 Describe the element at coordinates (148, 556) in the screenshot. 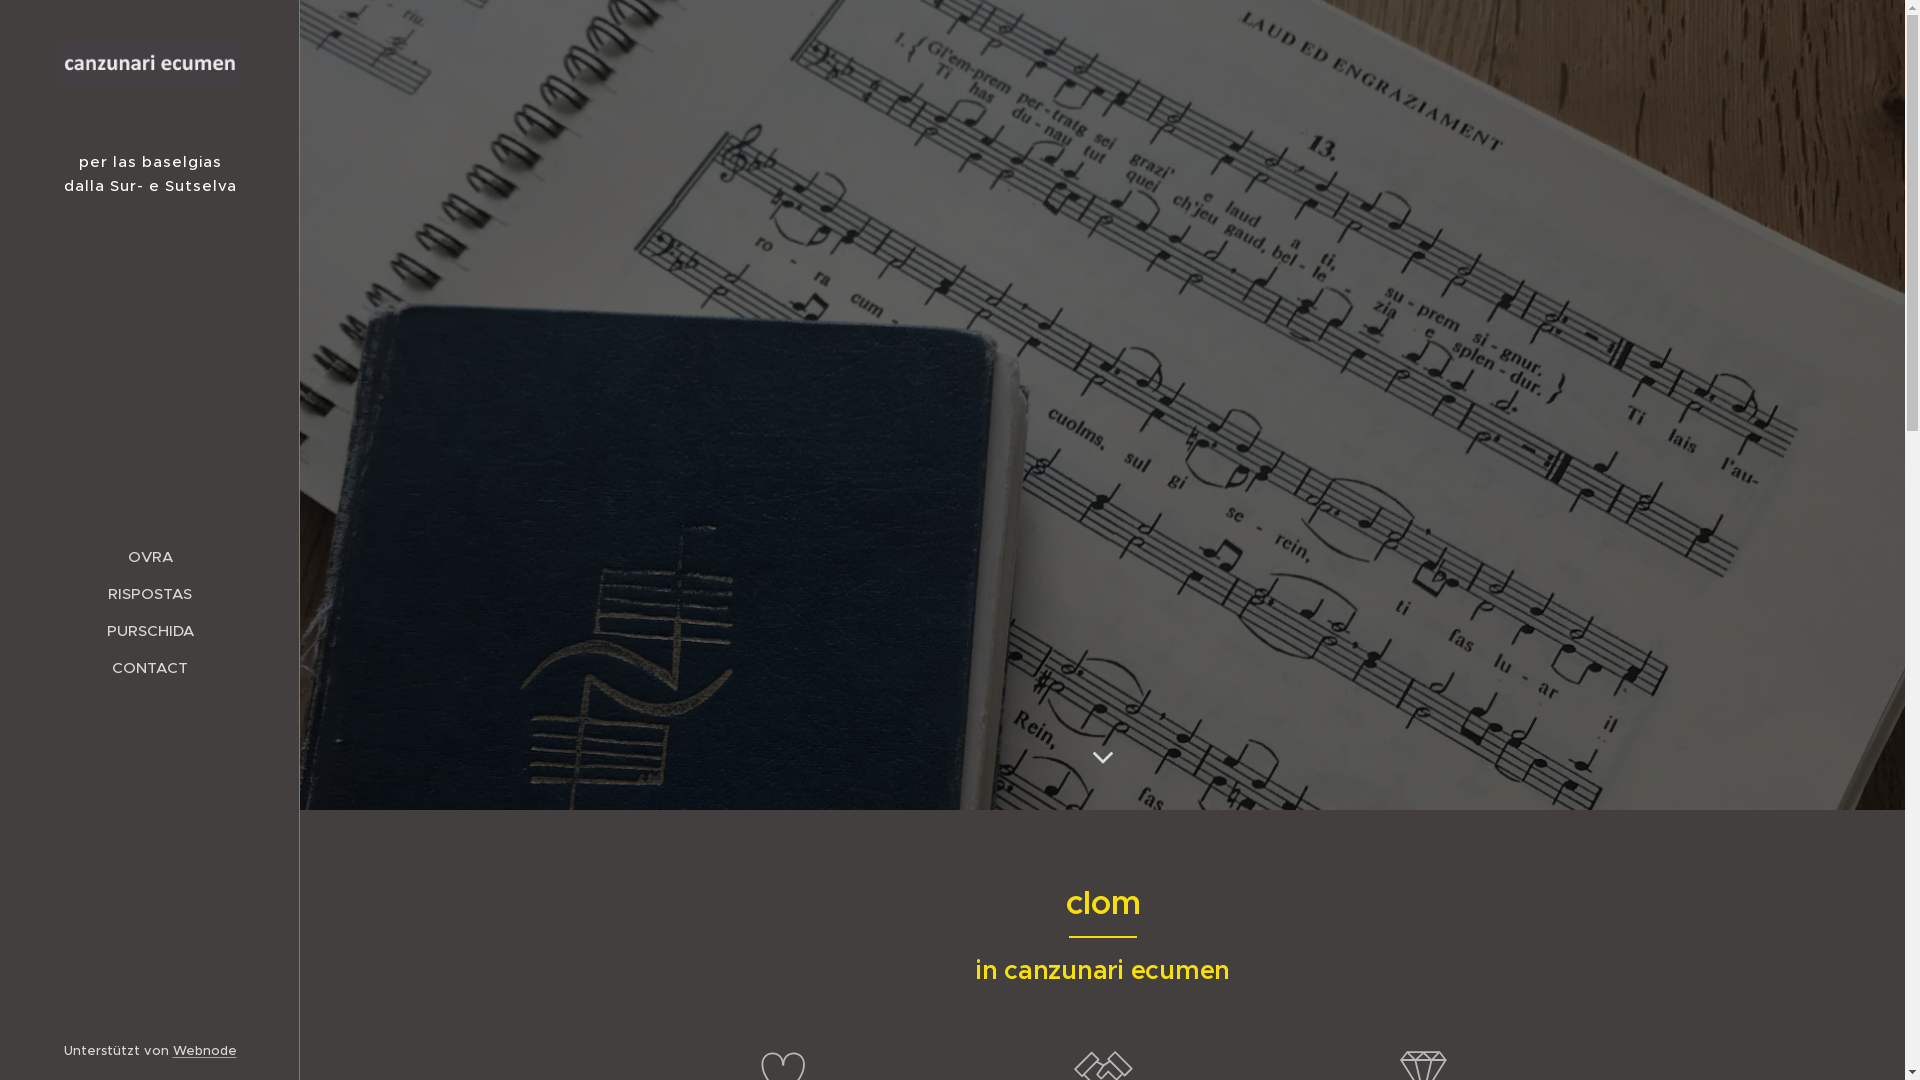

I see `'OVRA'` at that location.